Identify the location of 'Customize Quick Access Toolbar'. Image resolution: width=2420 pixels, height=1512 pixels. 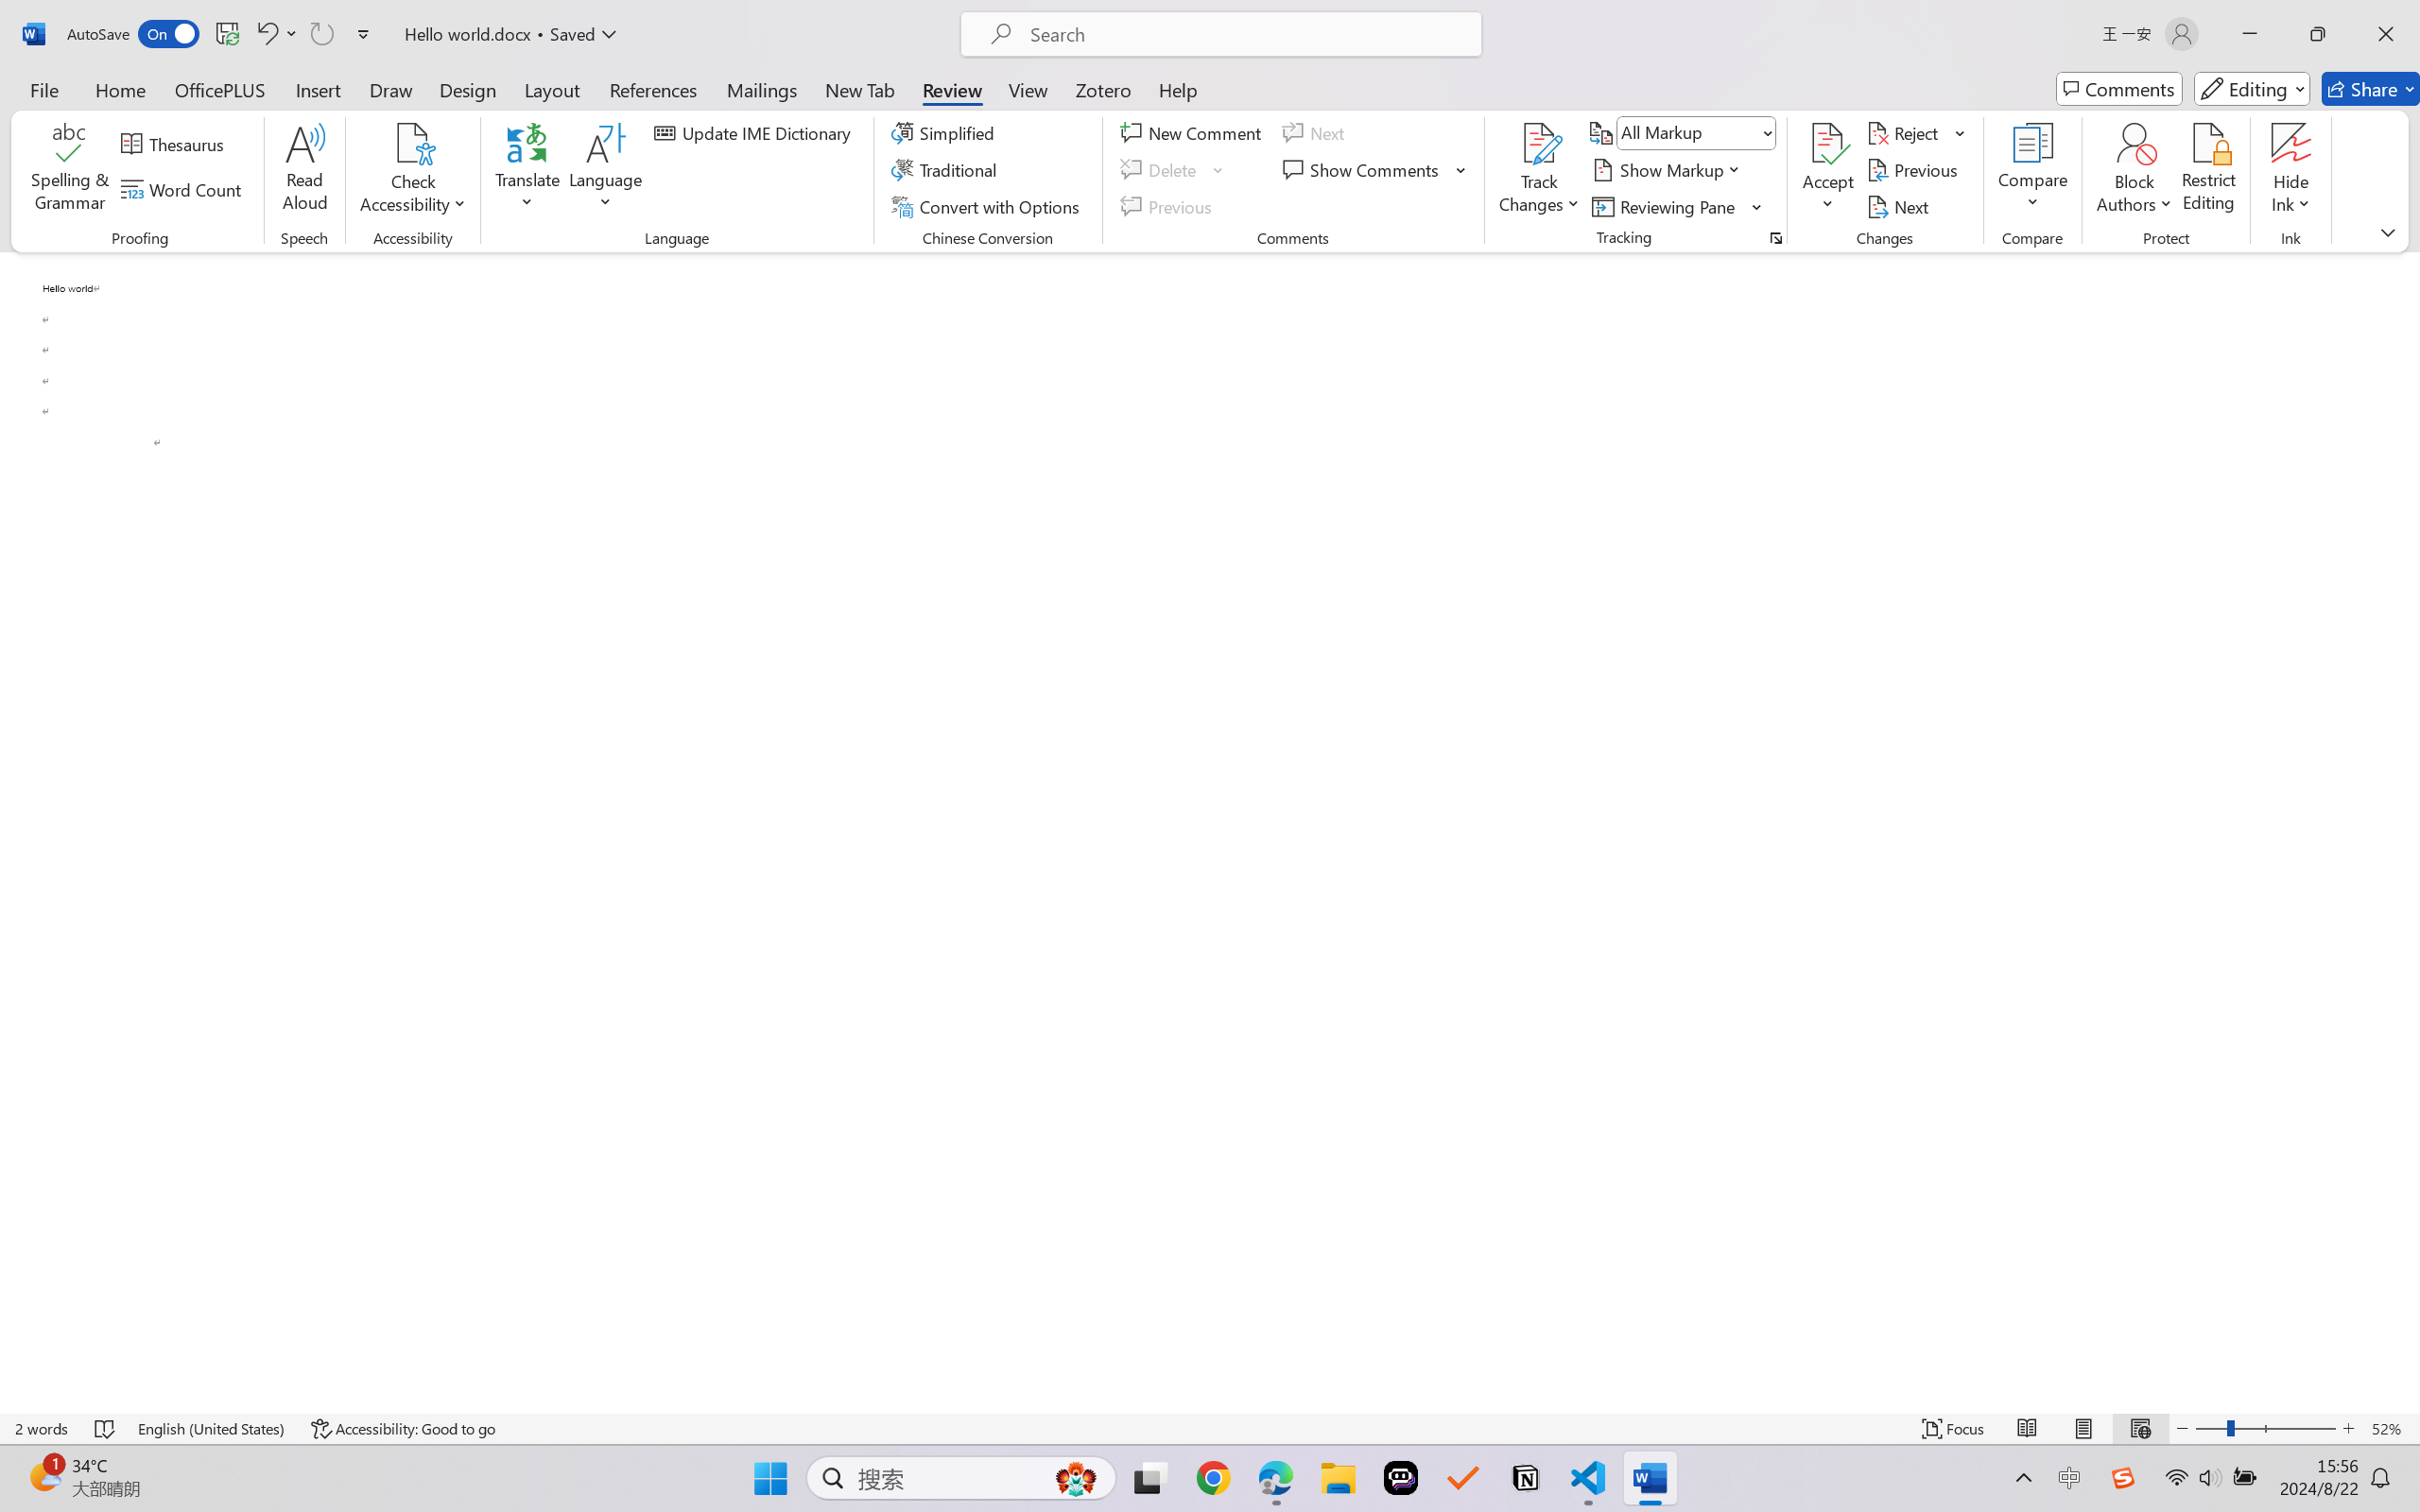
(363, 33).